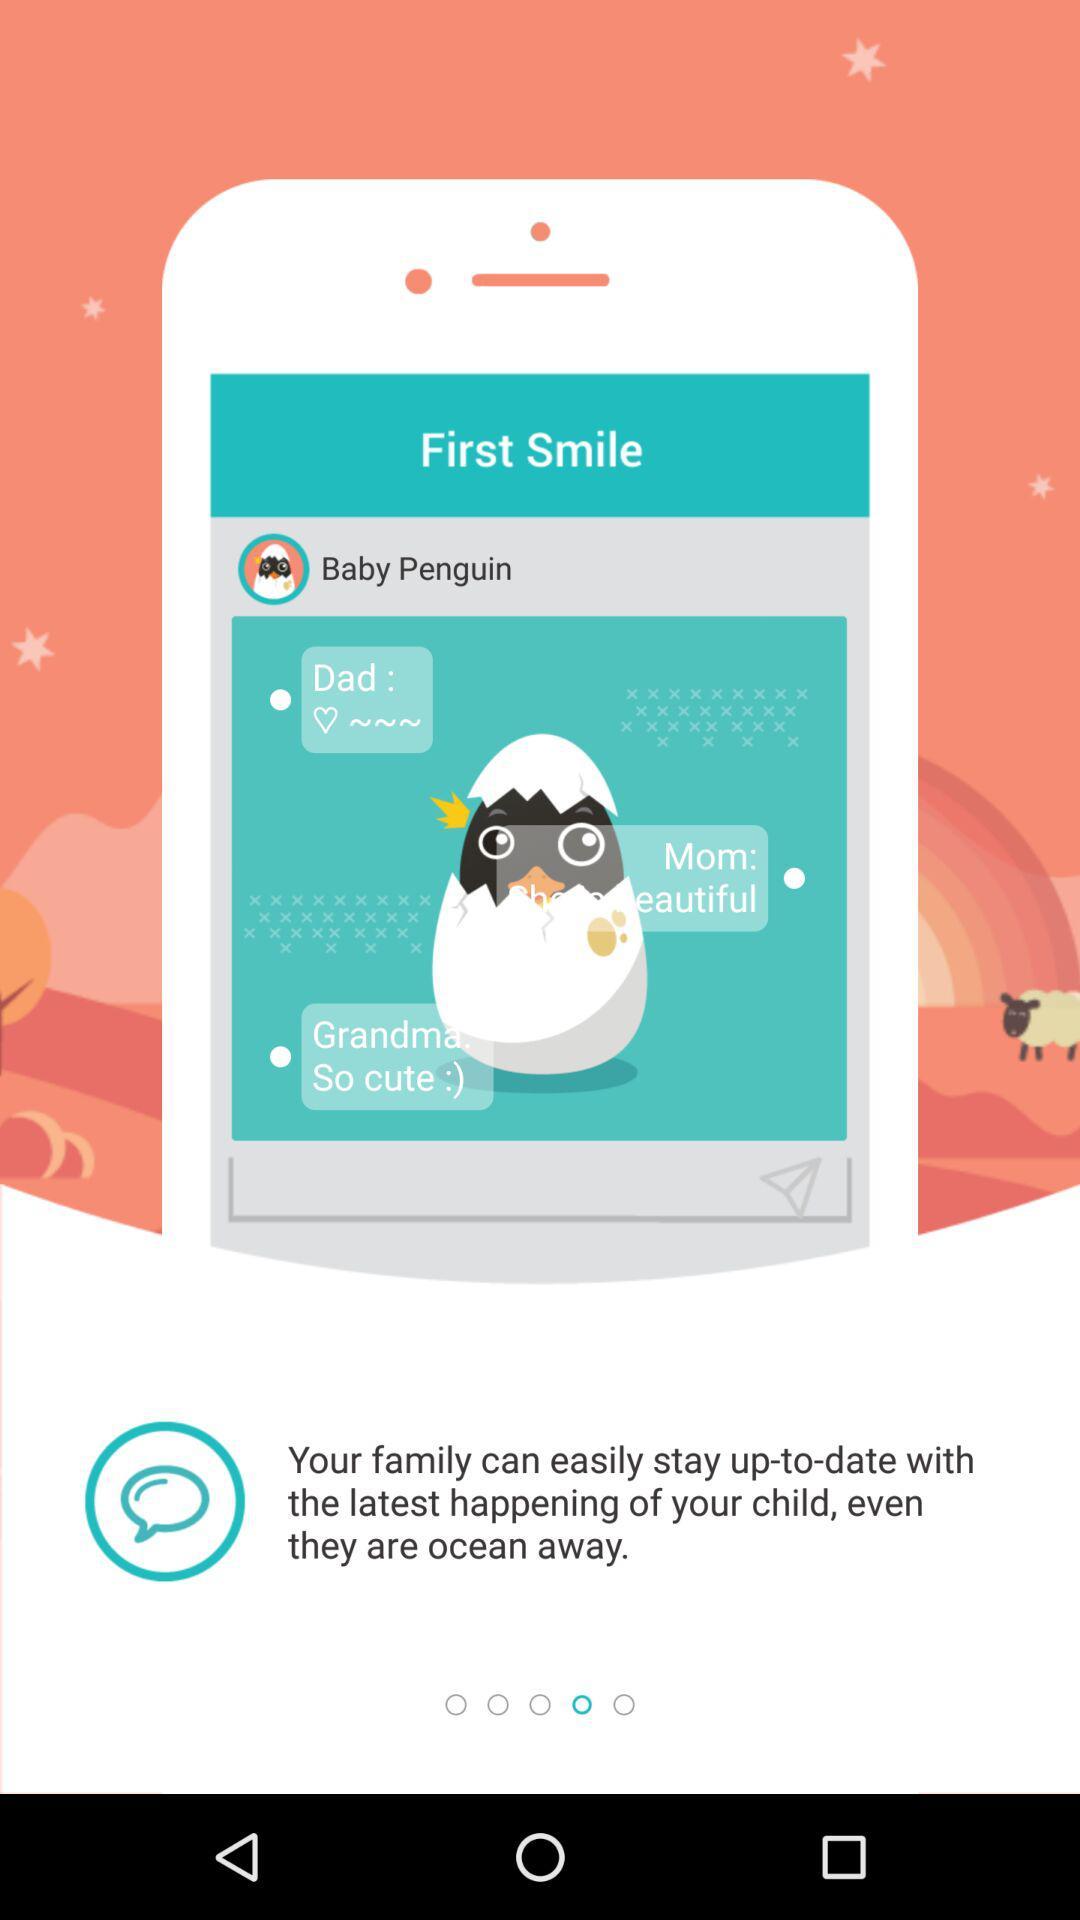 Image resolution: width=1080 pixels, height=1920 pixels. Describe the element at coordinates (540, 1703) in the screenshot. I see `third circle at the bottom of the page` at that location.